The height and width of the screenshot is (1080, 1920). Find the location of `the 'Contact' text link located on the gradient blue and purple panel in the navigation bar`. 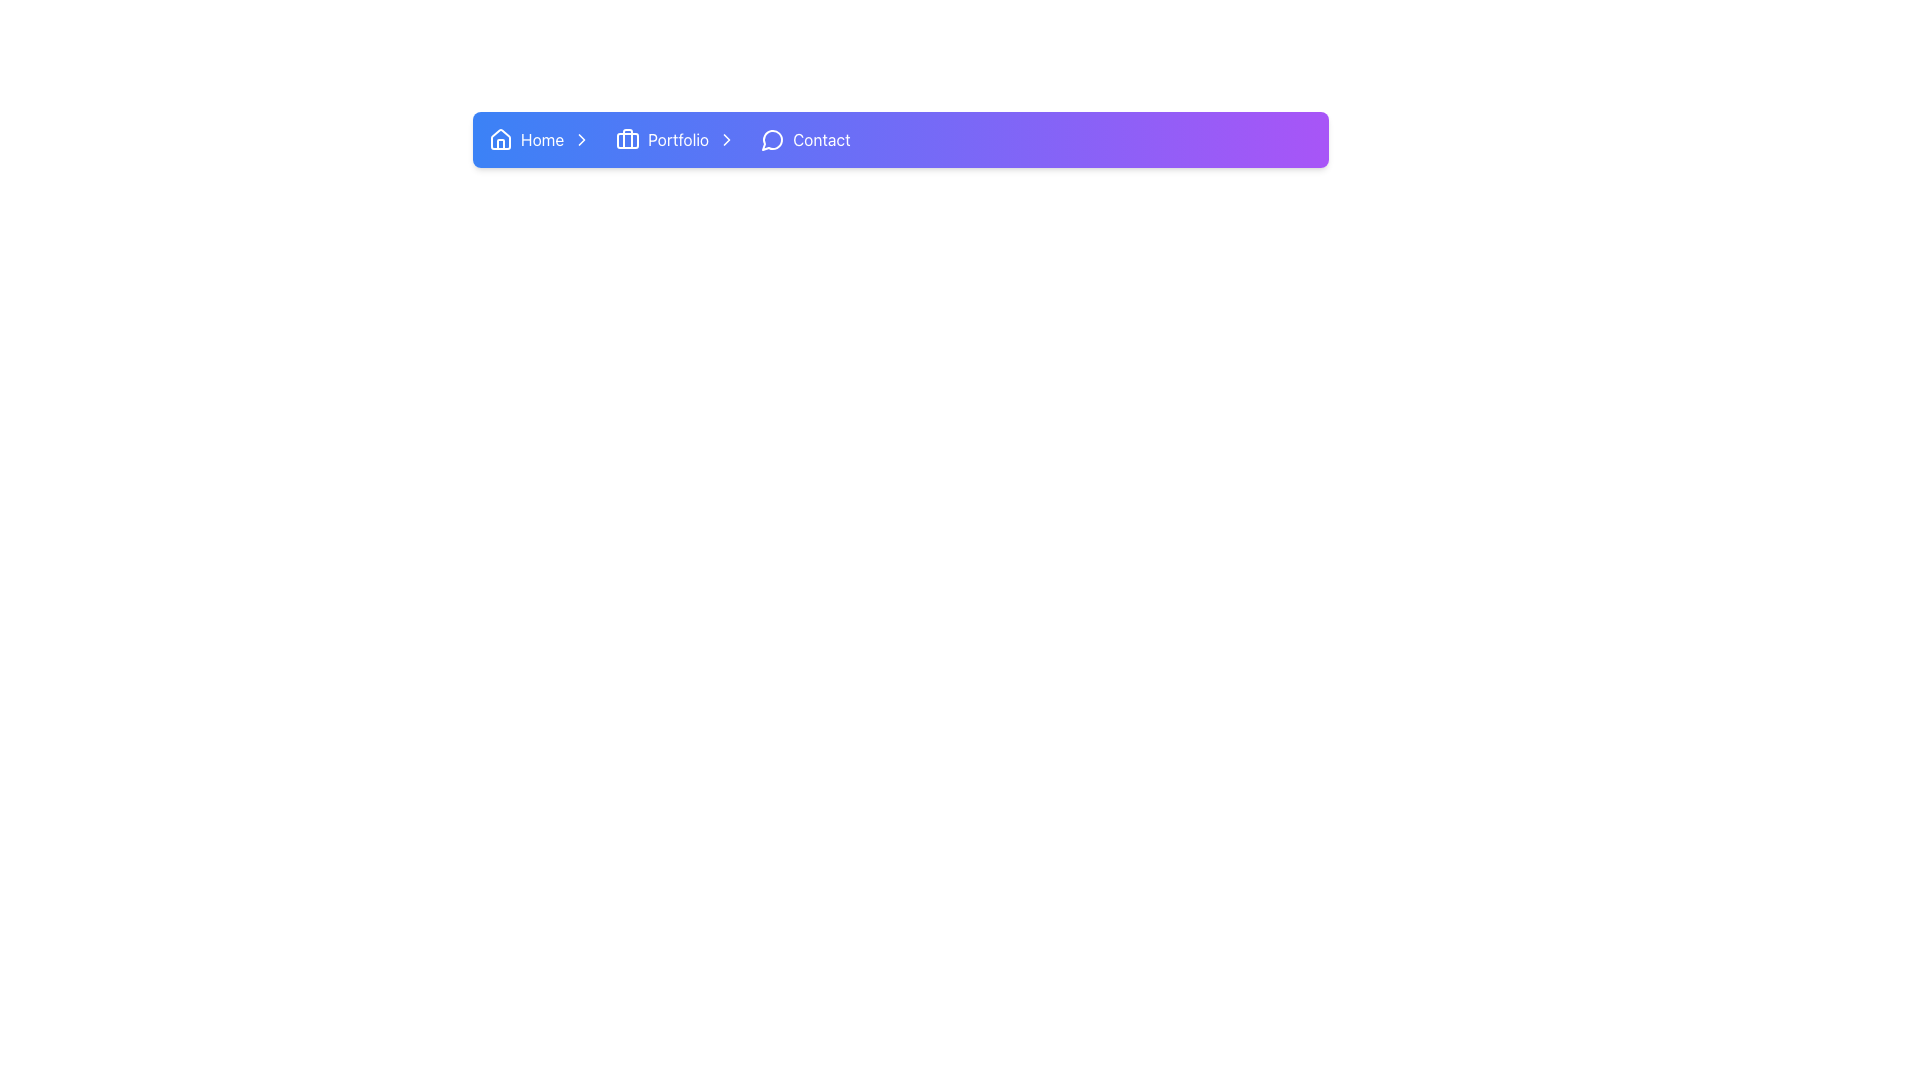

the 'Contact' text link located on the gradient blue and purple panel in the navigation bar is located at coordinates (821, 138).